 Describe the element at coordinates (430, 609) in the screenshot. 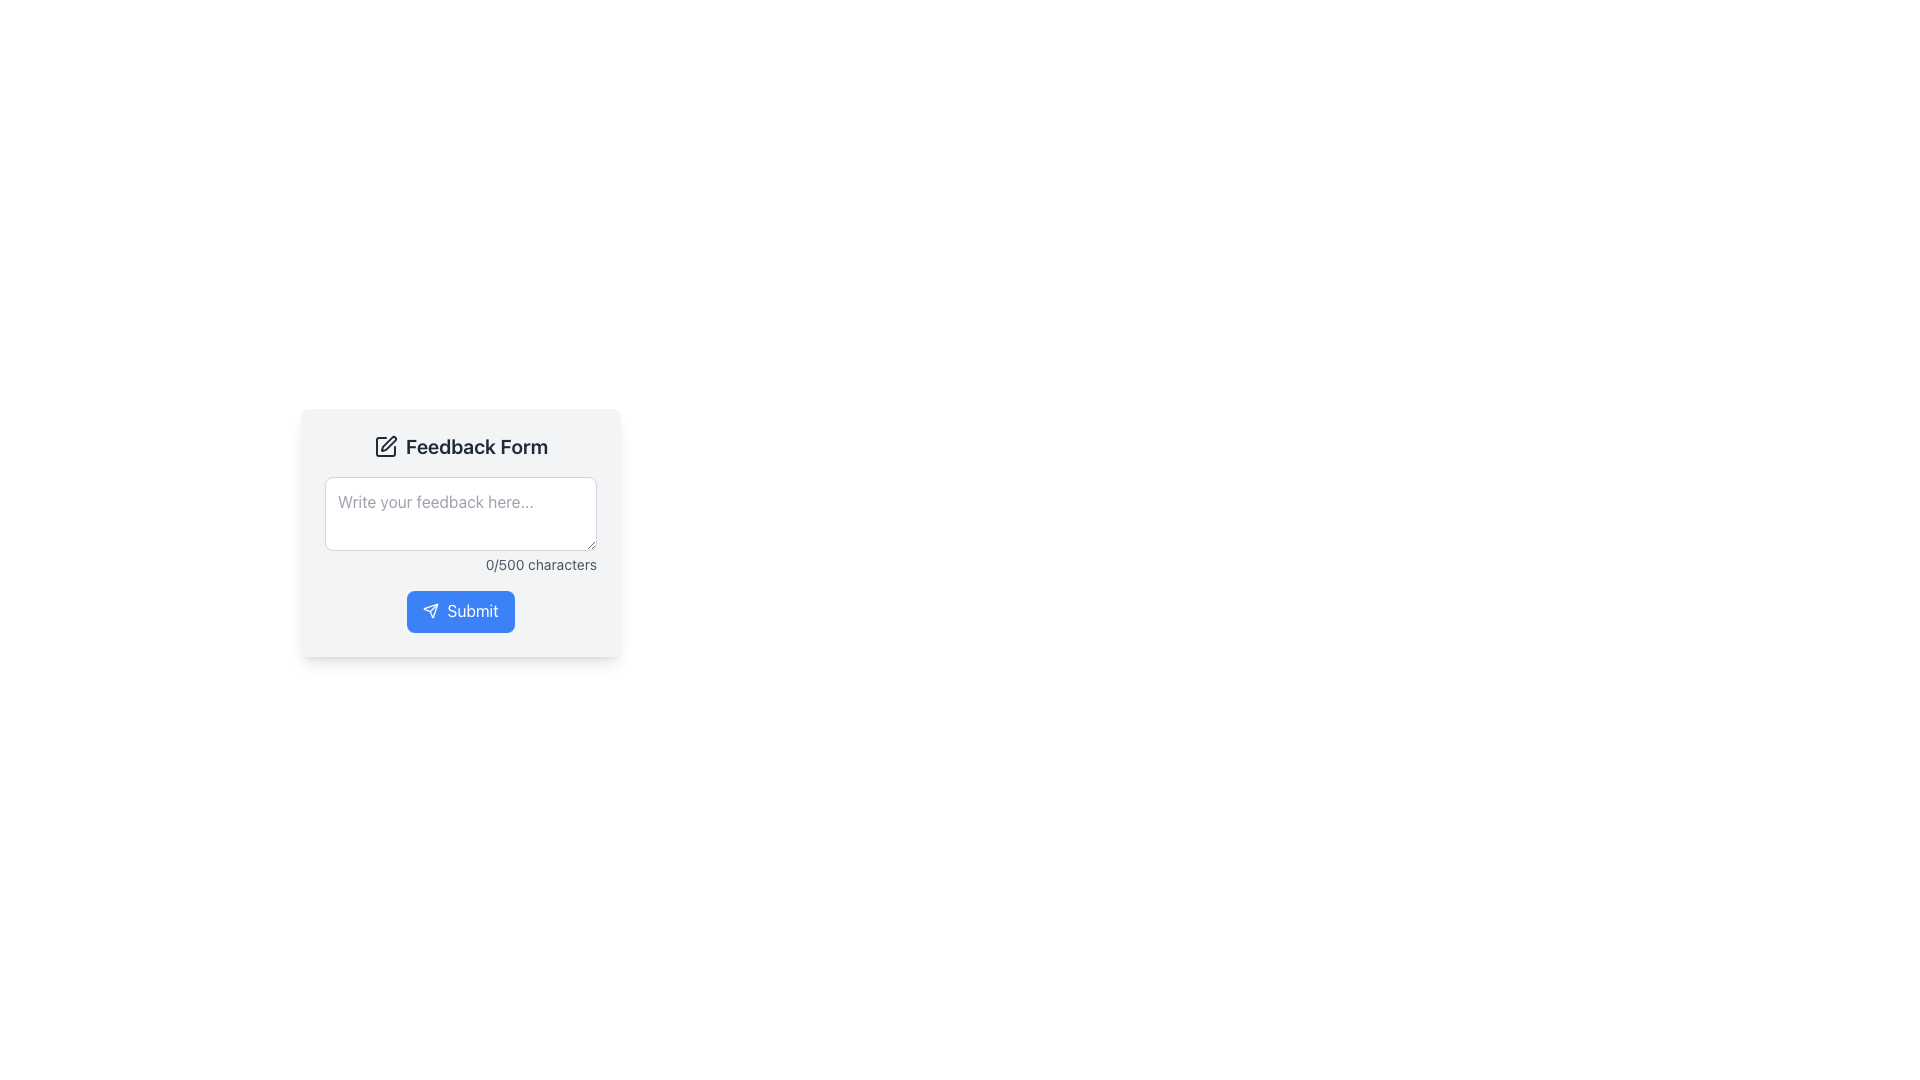

I see `the triangular-shaped icon within the SVG graphic located in the bottom-right area of the feedback form for additional feedback` at that location.